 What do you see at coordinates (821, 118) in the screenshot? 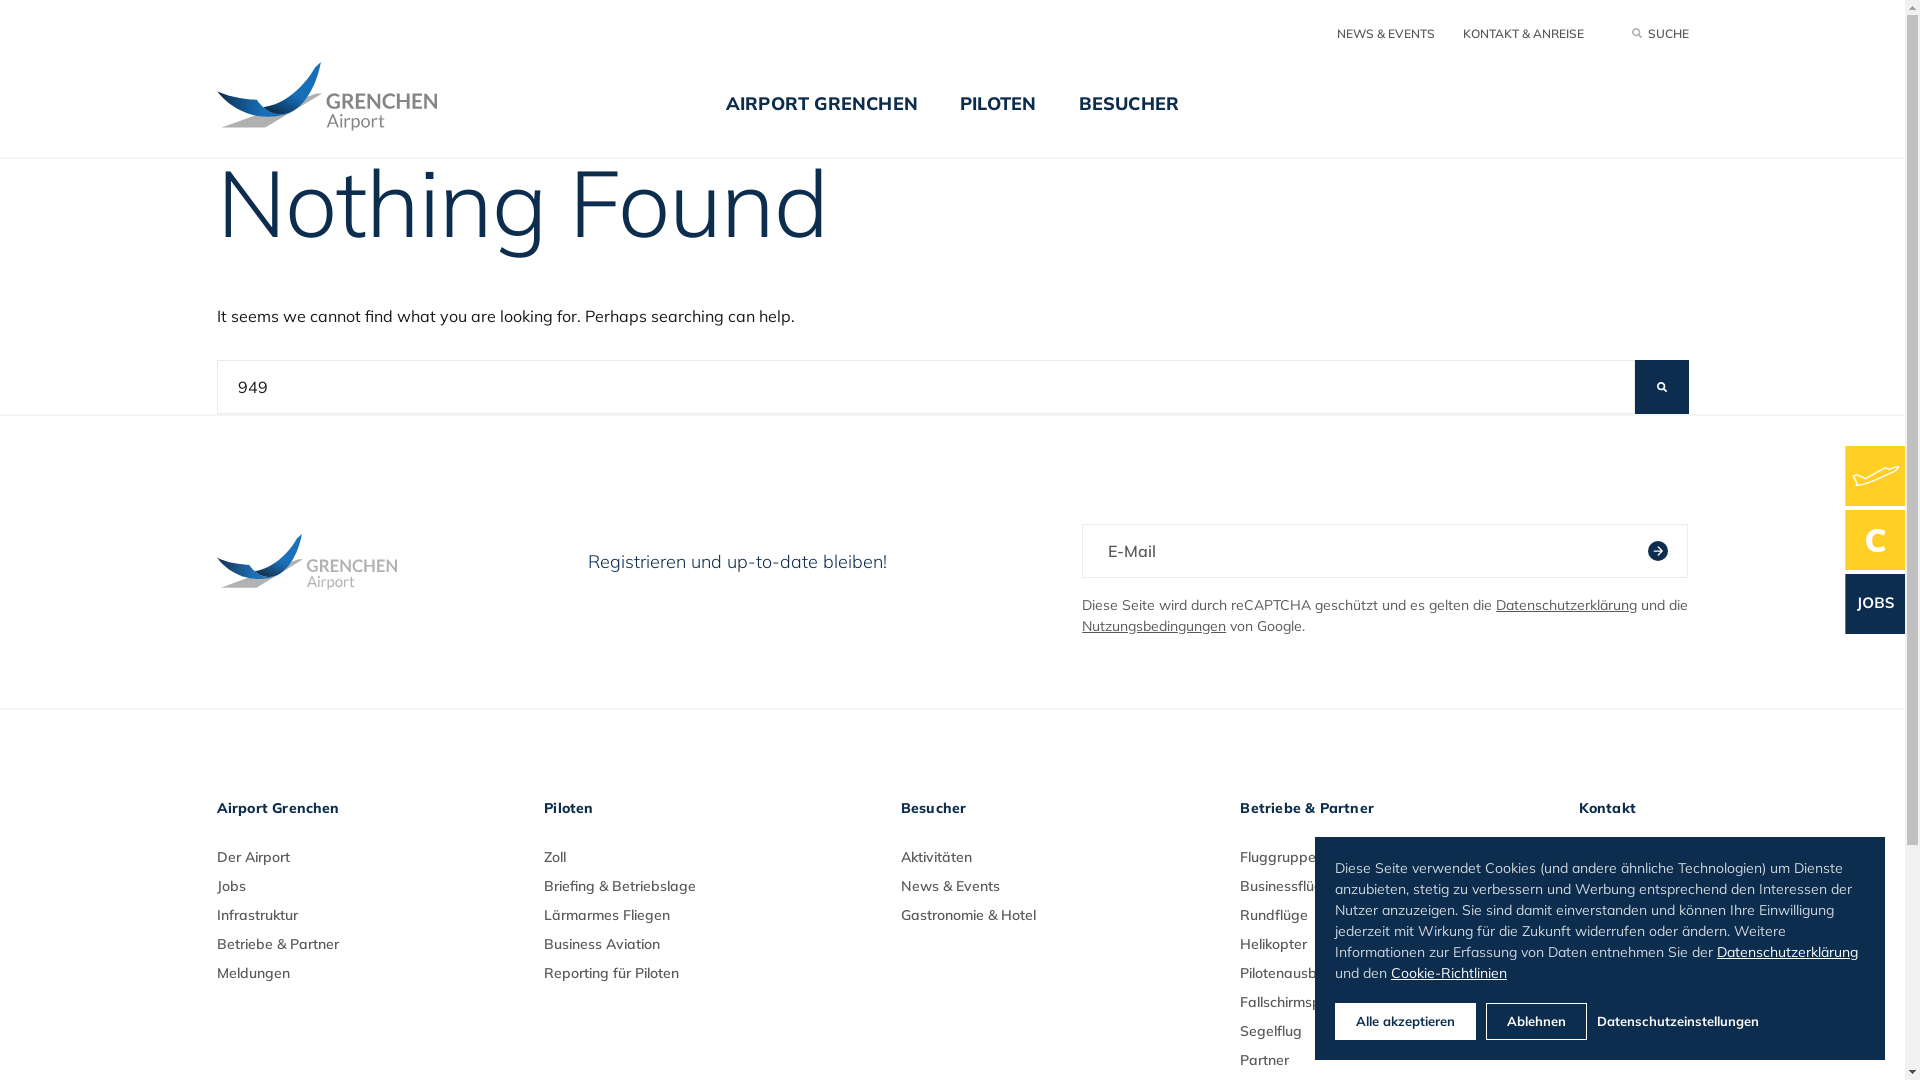
I see `'AIRPORT GRENCHEN'` at bounding box center [821, 118].